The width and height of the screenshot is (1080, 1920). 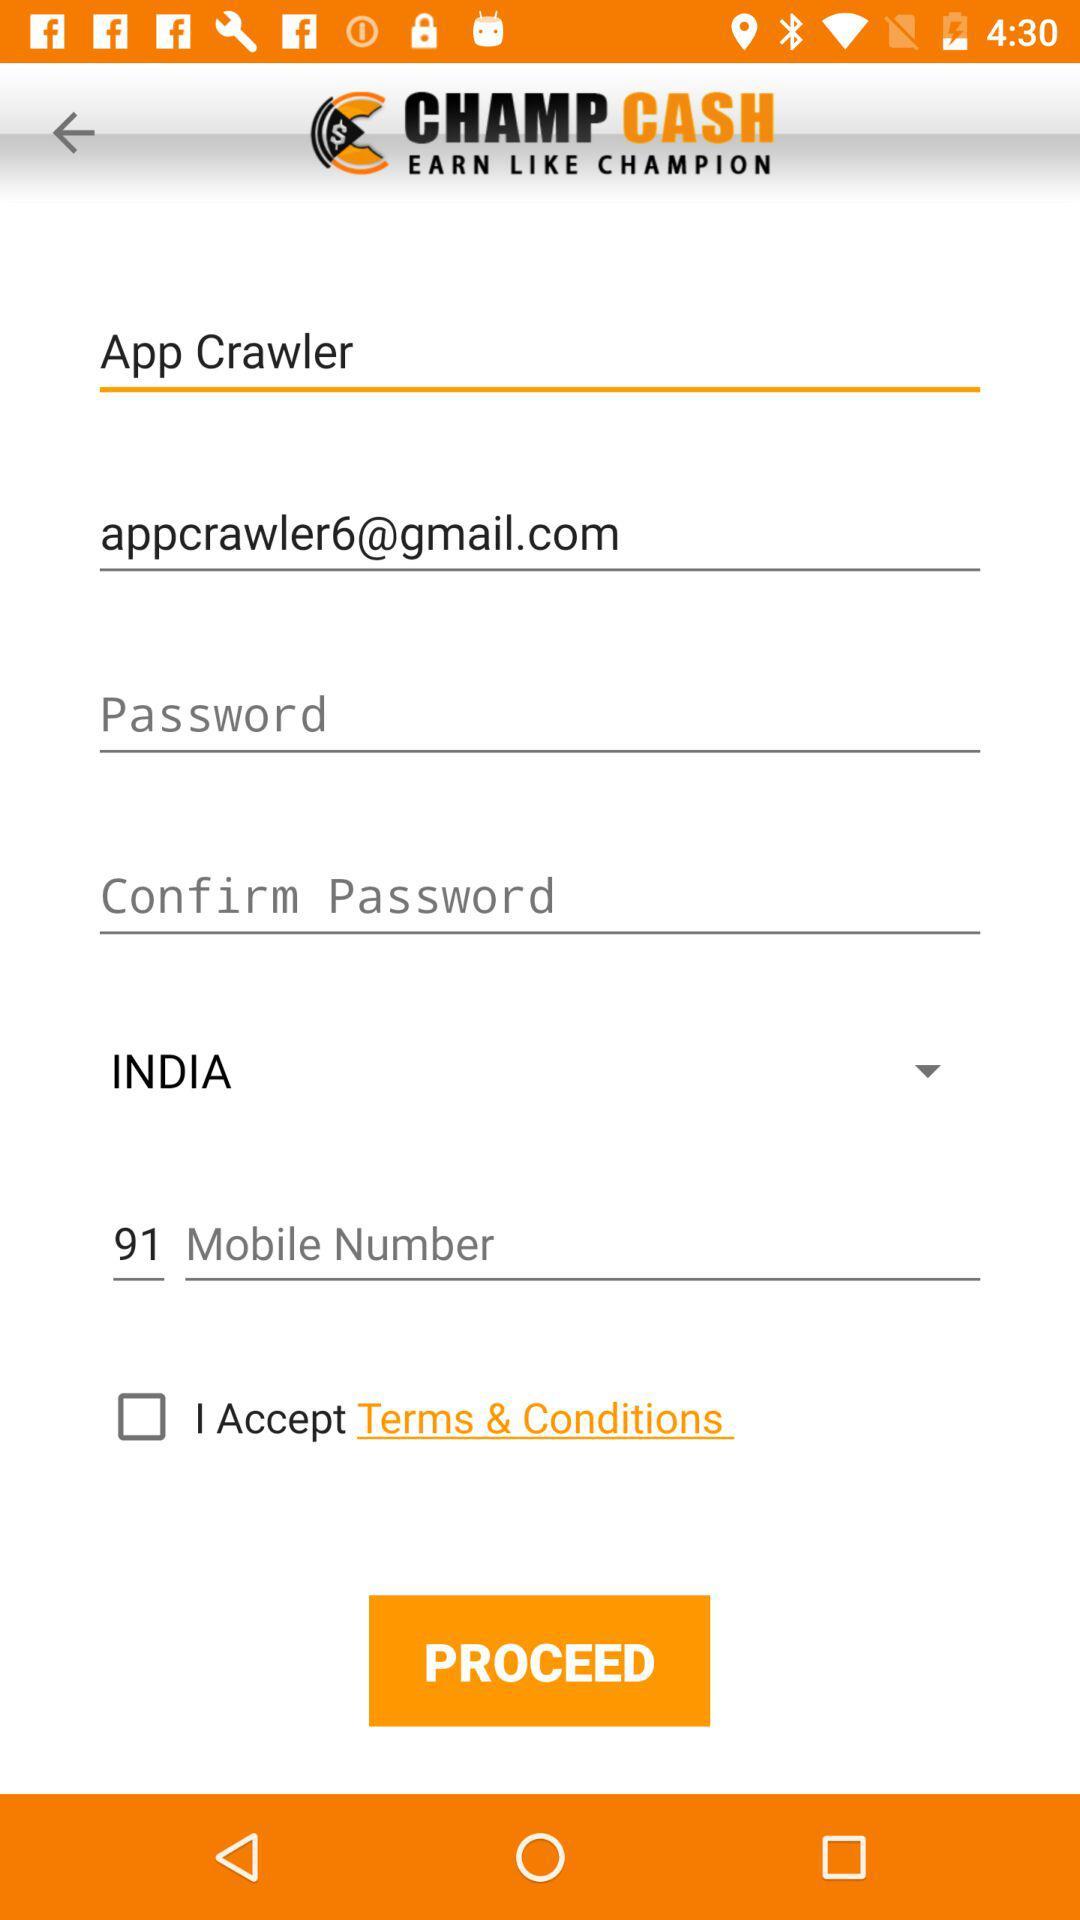 I want to click on term acceptance, so click(x=140, y=1415).